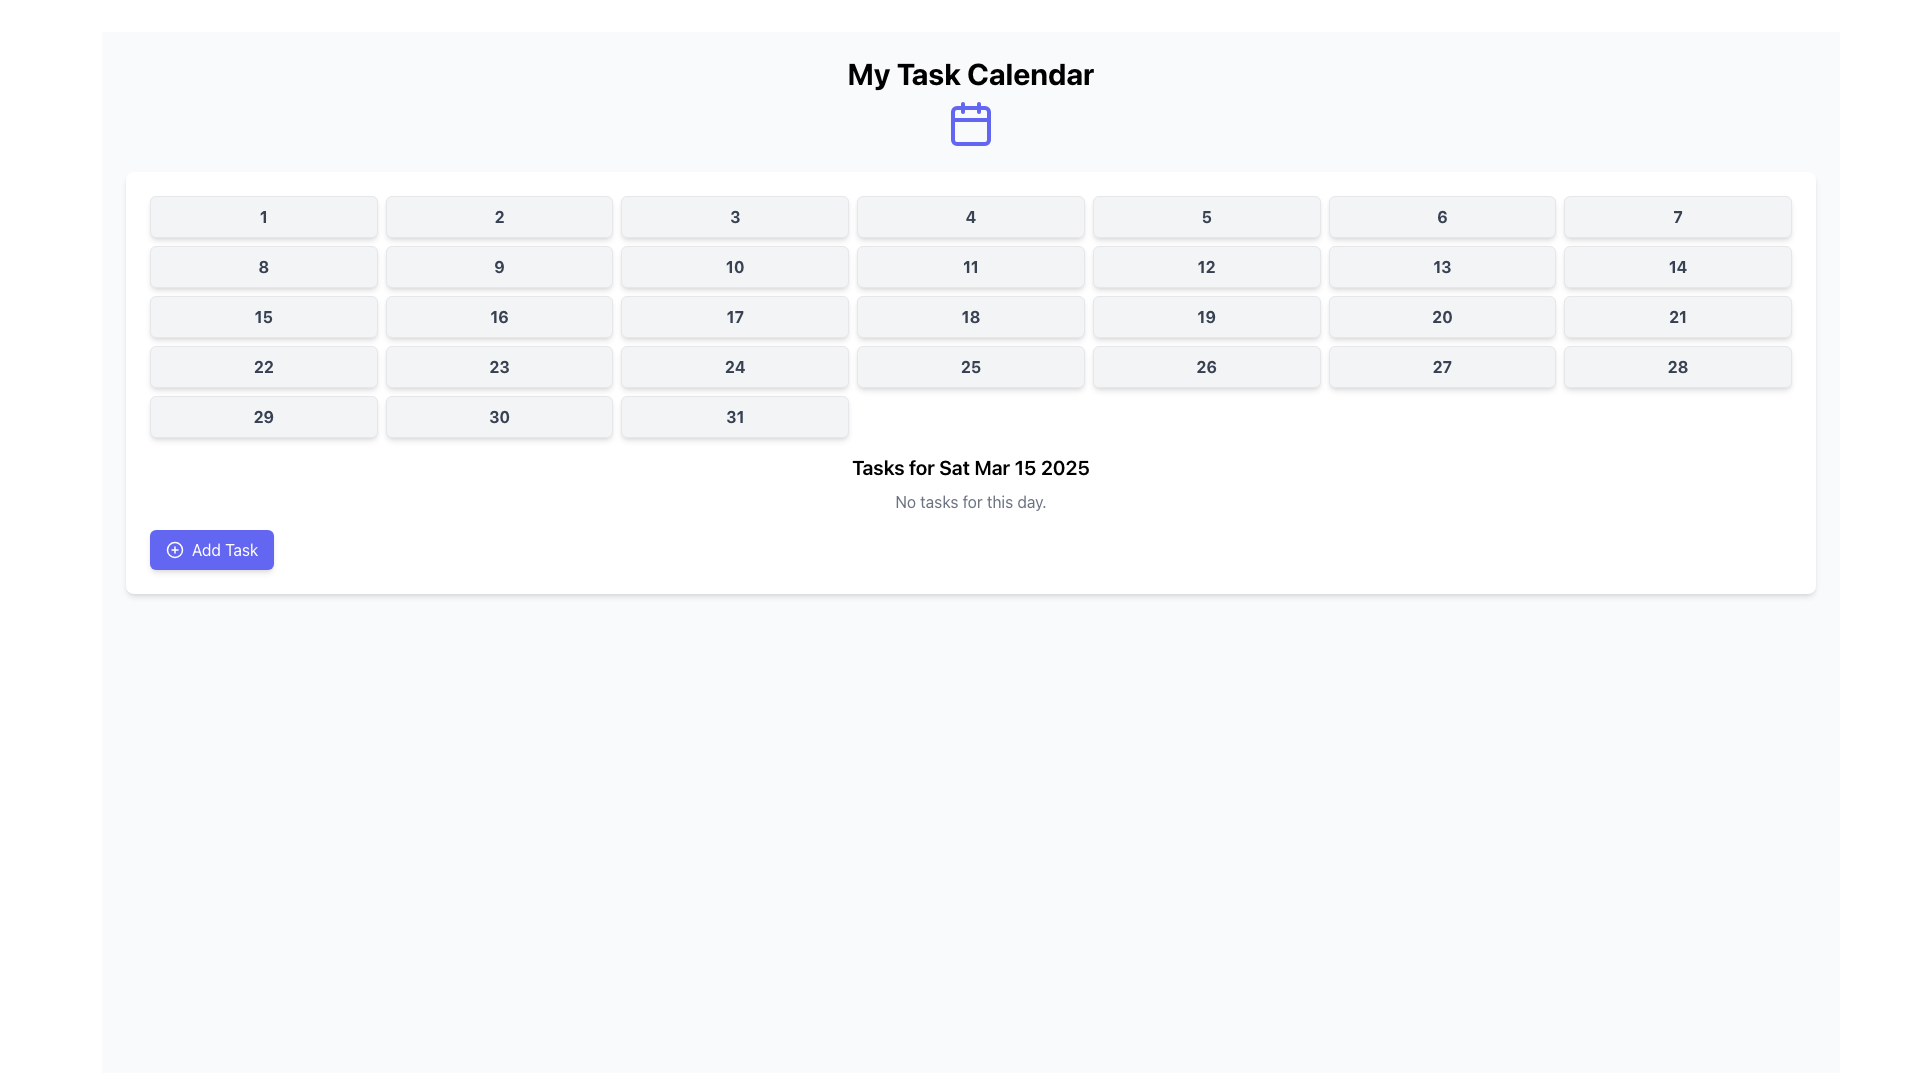 The image size is (1920, 1080). What do you see at coordinates (1205, 265) in the screenshot?
I see `the rectangular button with a light gray background and bold dark gray text displaying the number '12'` at bounding box center [1205, 265].